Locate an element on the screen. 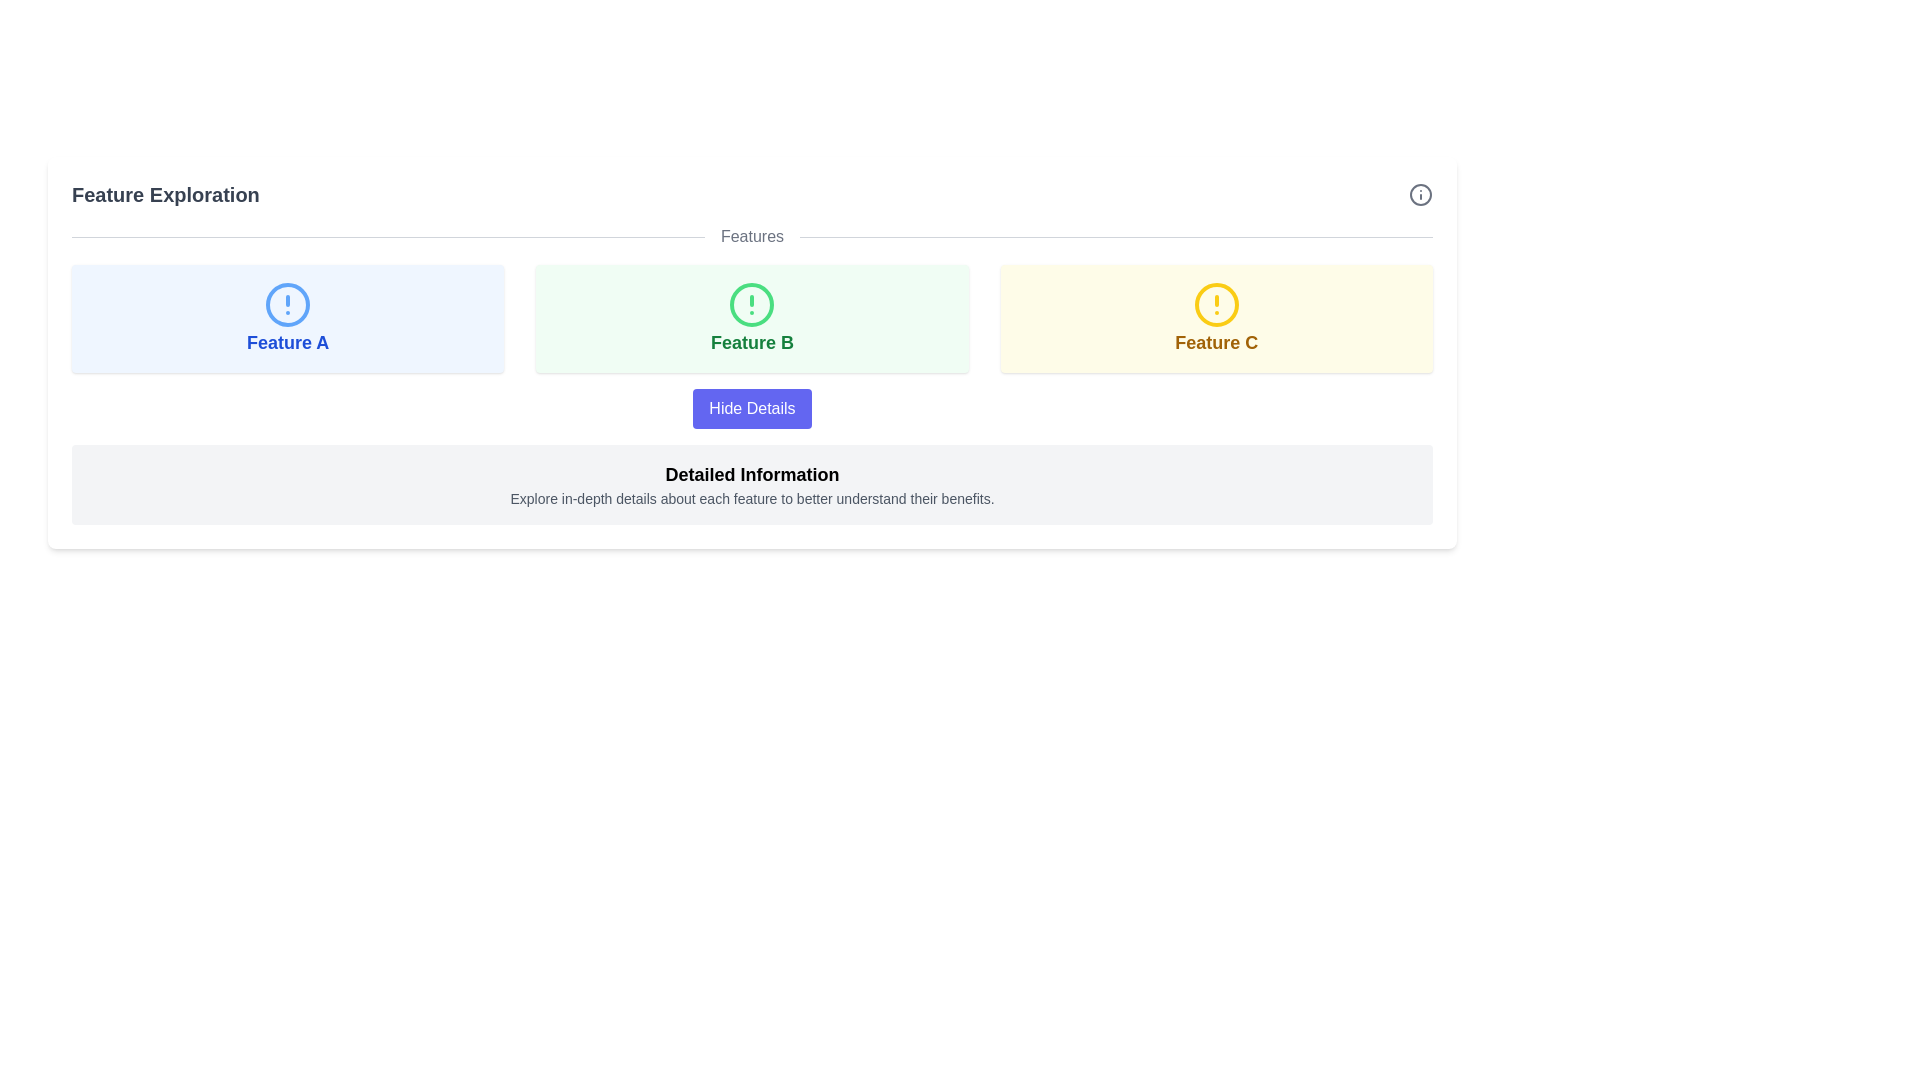 Image resolution: width=1920 pixels, height=1080 pixels. the interactive information marker icon located at the far-right corner of the header, next to the 'Feature Exploration' text, to retrieve additional information is located at coordinates (1419, 195).